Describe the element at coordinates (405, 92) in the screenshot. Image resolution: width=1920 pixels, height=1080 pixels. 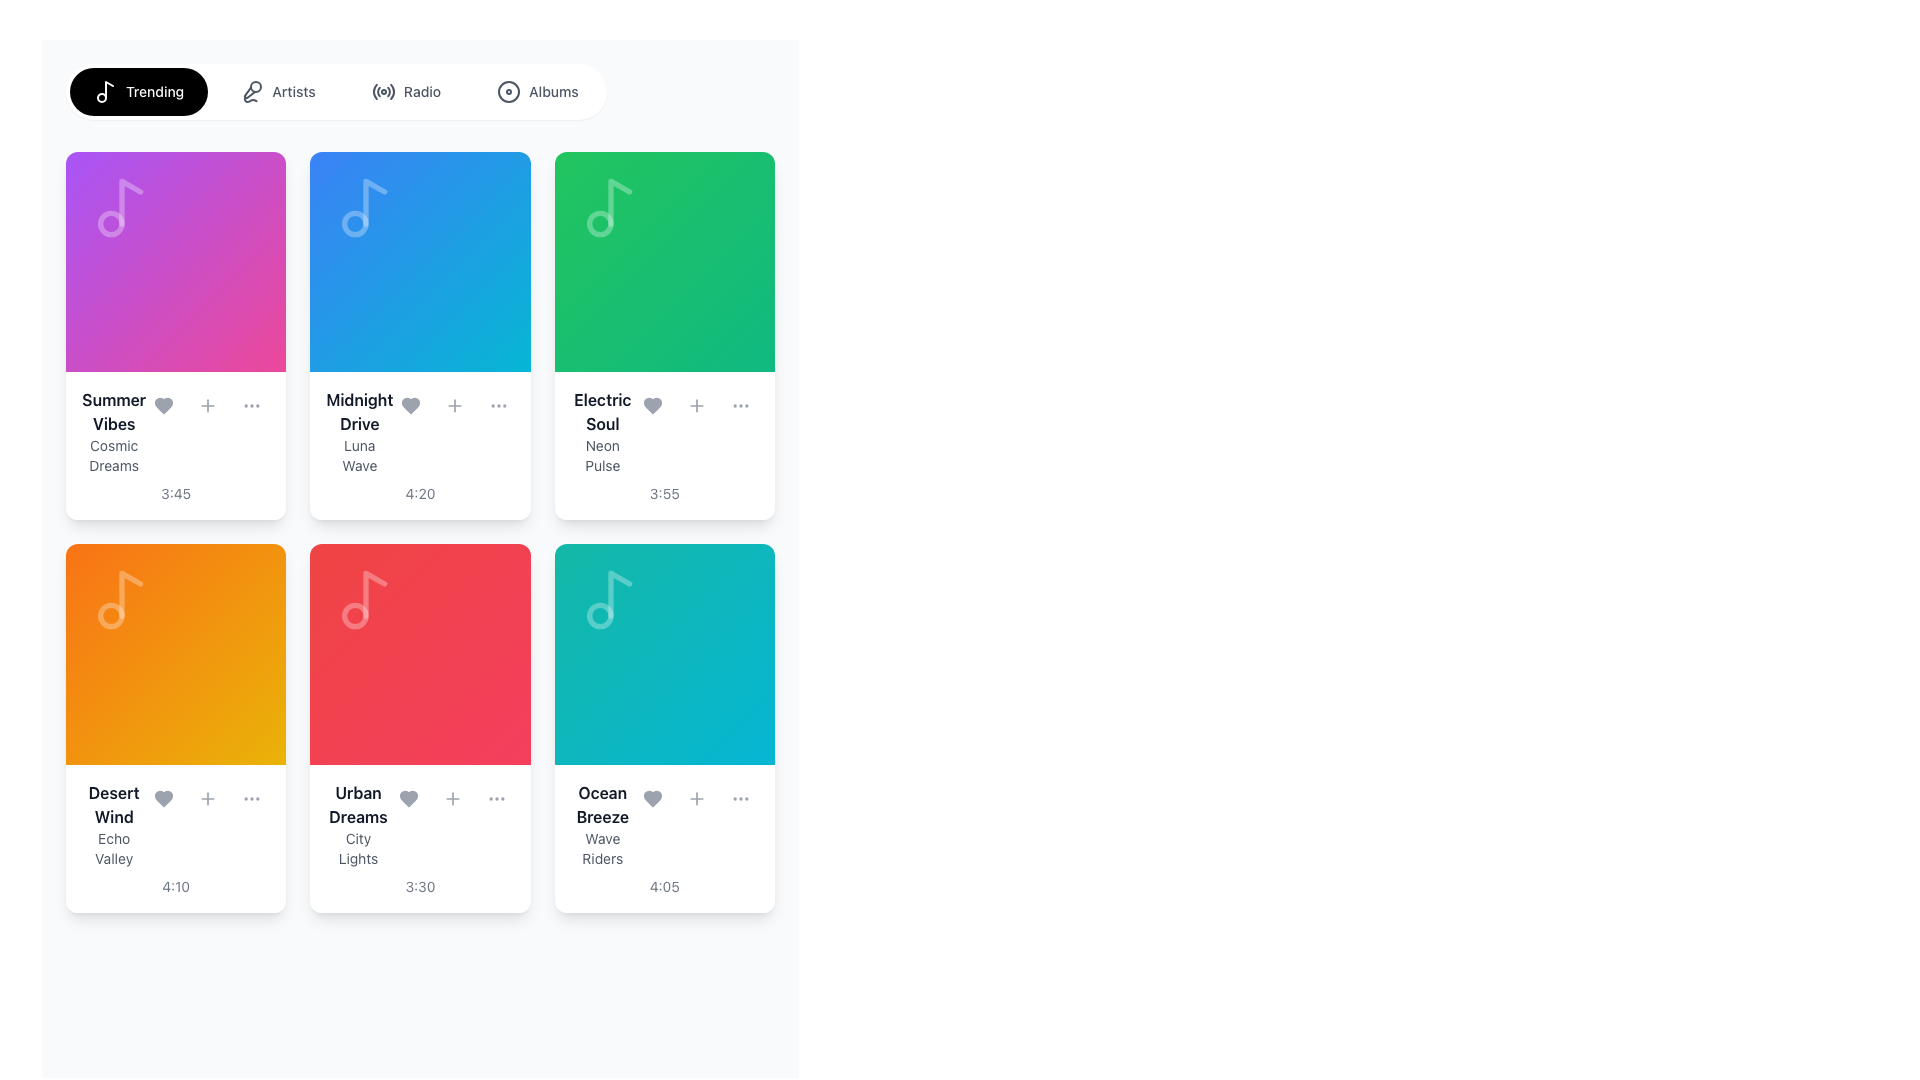
I see `the 'Radio' button, which features a radio wave icon on the left and gray text on the right, to change its background color` at that location.